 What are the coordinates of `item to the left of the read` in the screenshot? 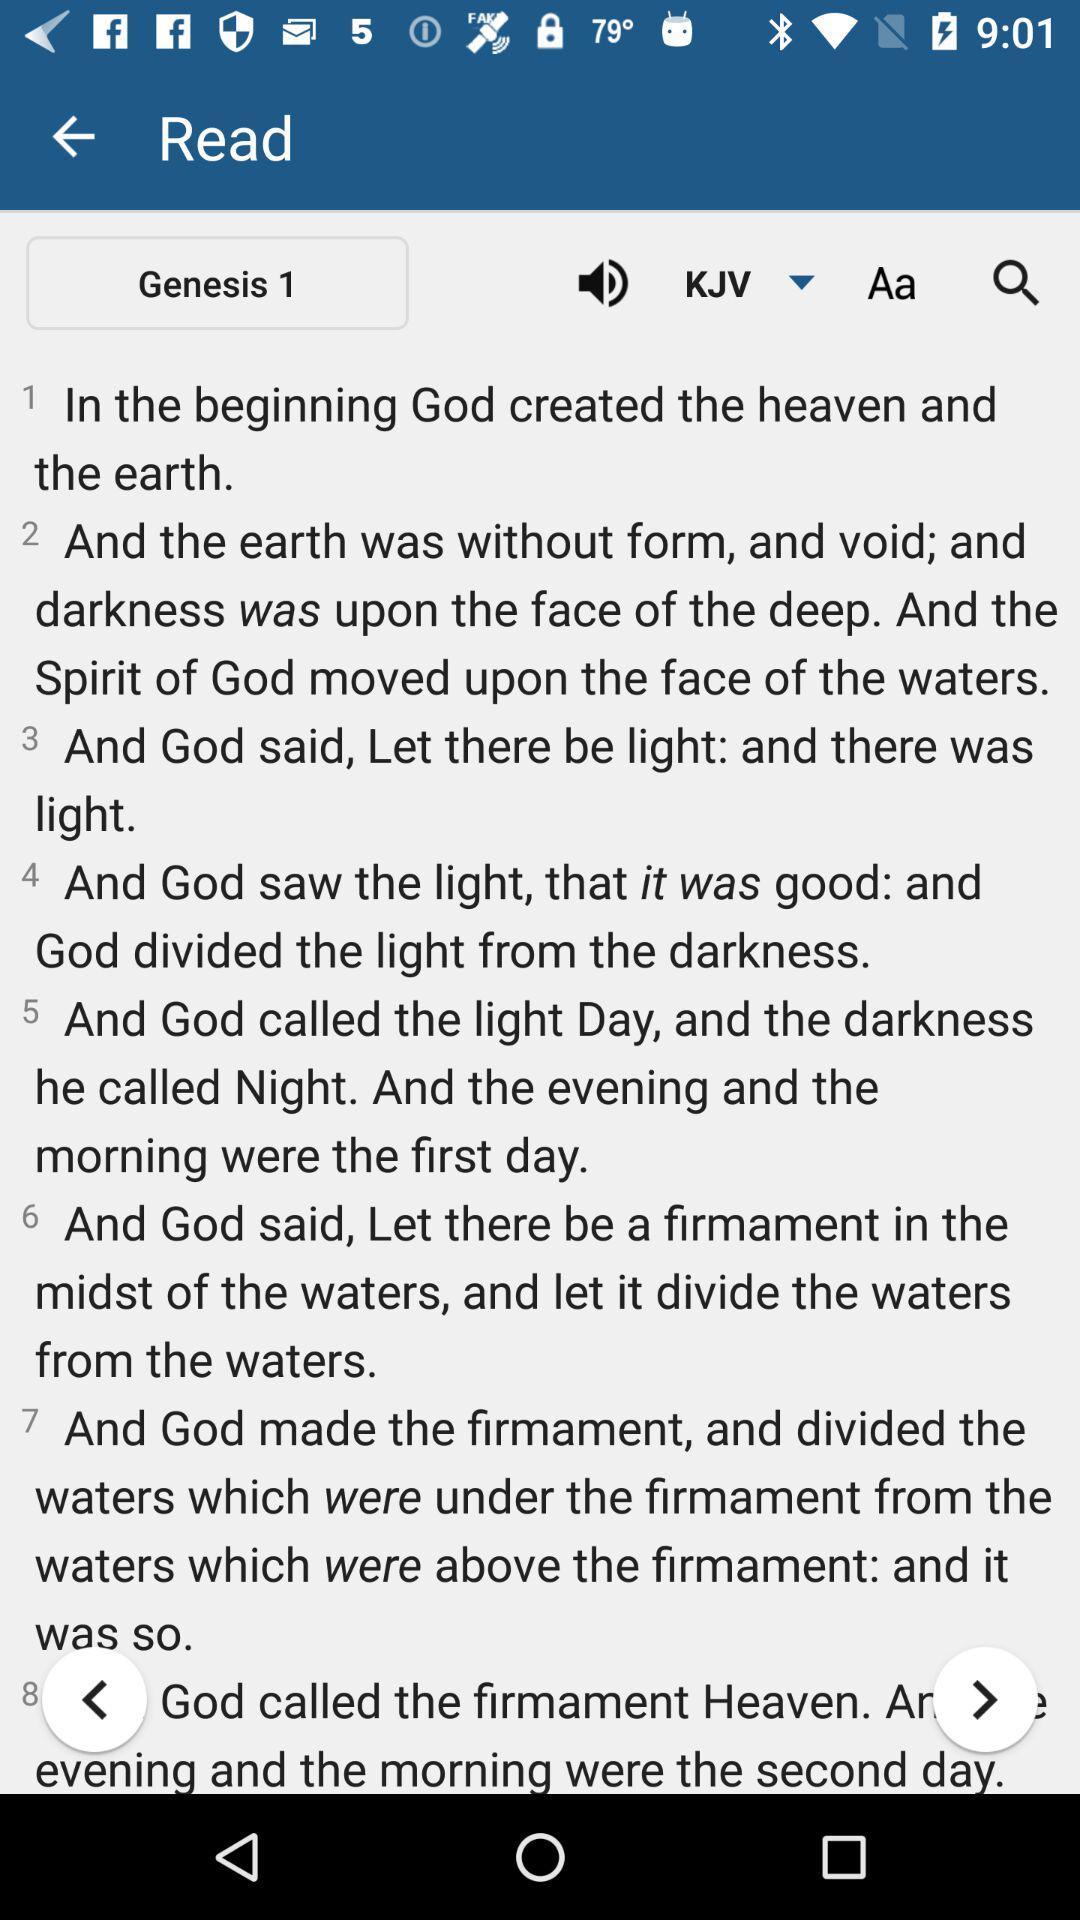 It's located at (72, 135).